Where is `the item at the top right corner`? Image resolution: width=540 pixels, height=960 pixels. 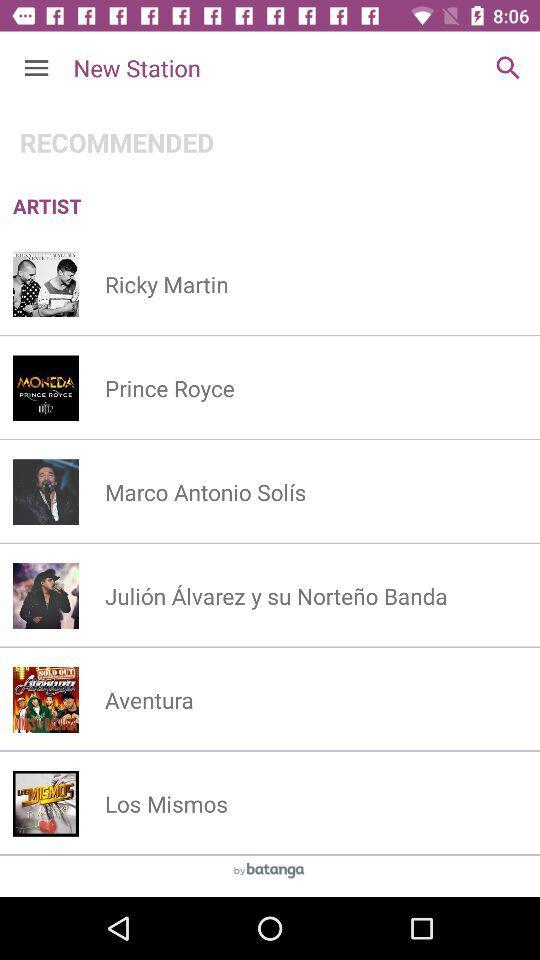
the item at the top right corner is located at coordinates (508, 68).